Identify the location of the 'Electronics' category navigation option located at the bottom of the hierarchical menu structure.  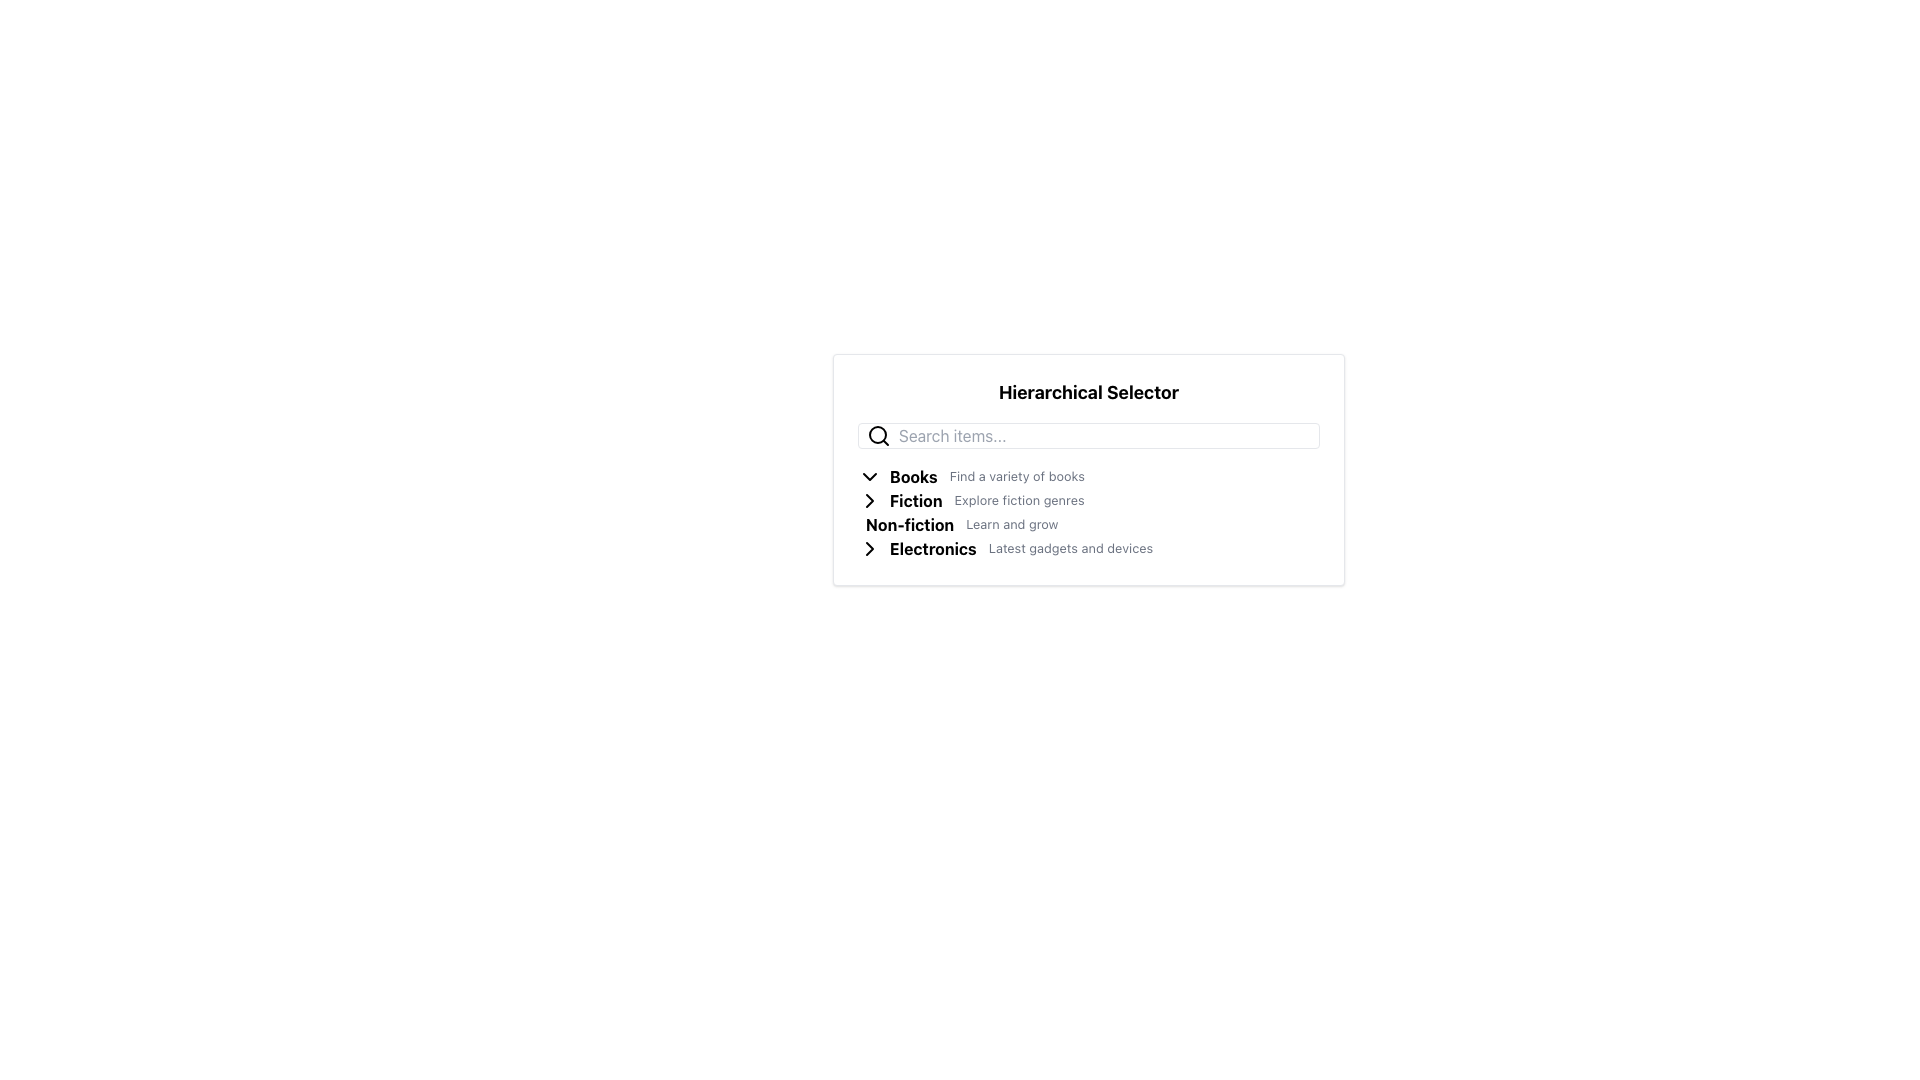
(1088, 548).